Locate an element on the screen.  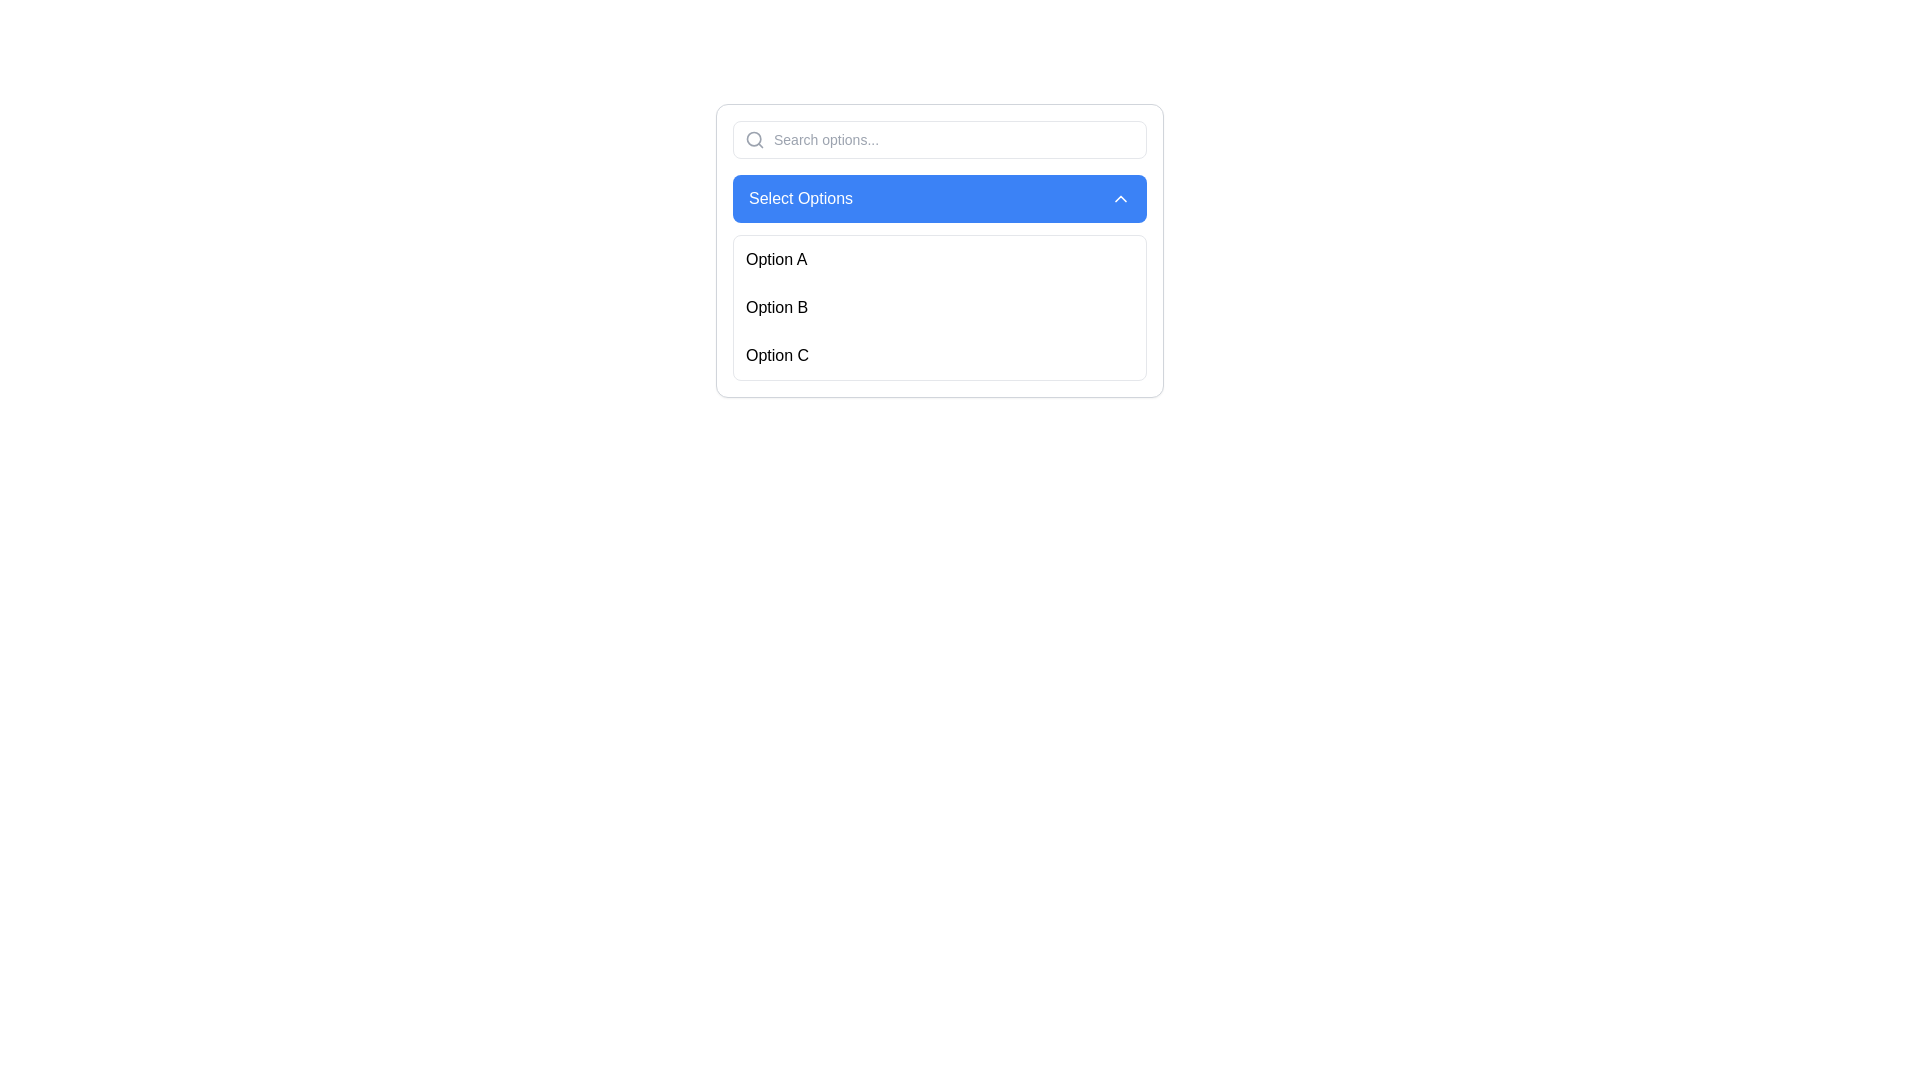
the magnifying glass icon representing the search feature, which is located in the left section of the search bar input field is located at coordinates (753, 138).